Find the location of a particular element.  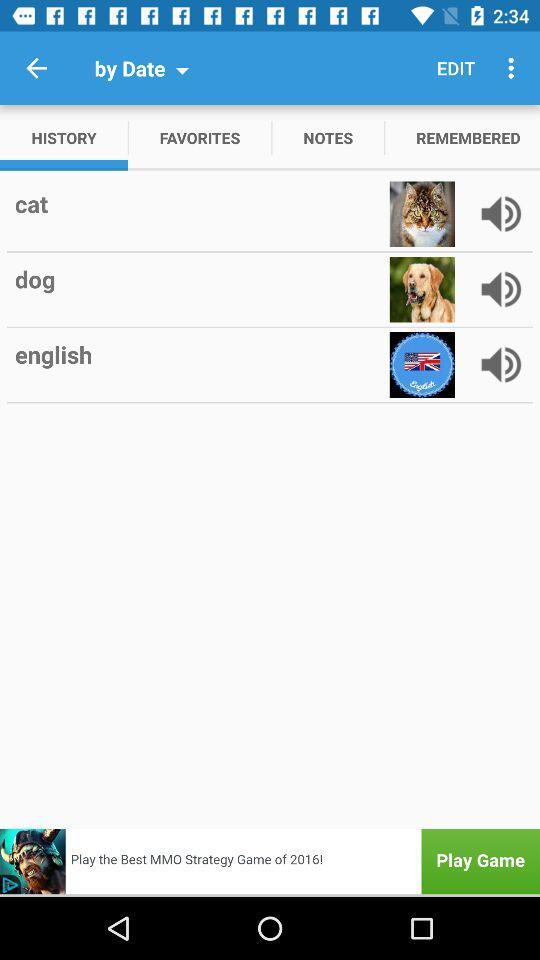

the app to the right of history icon is located at coordinates (200, 136).